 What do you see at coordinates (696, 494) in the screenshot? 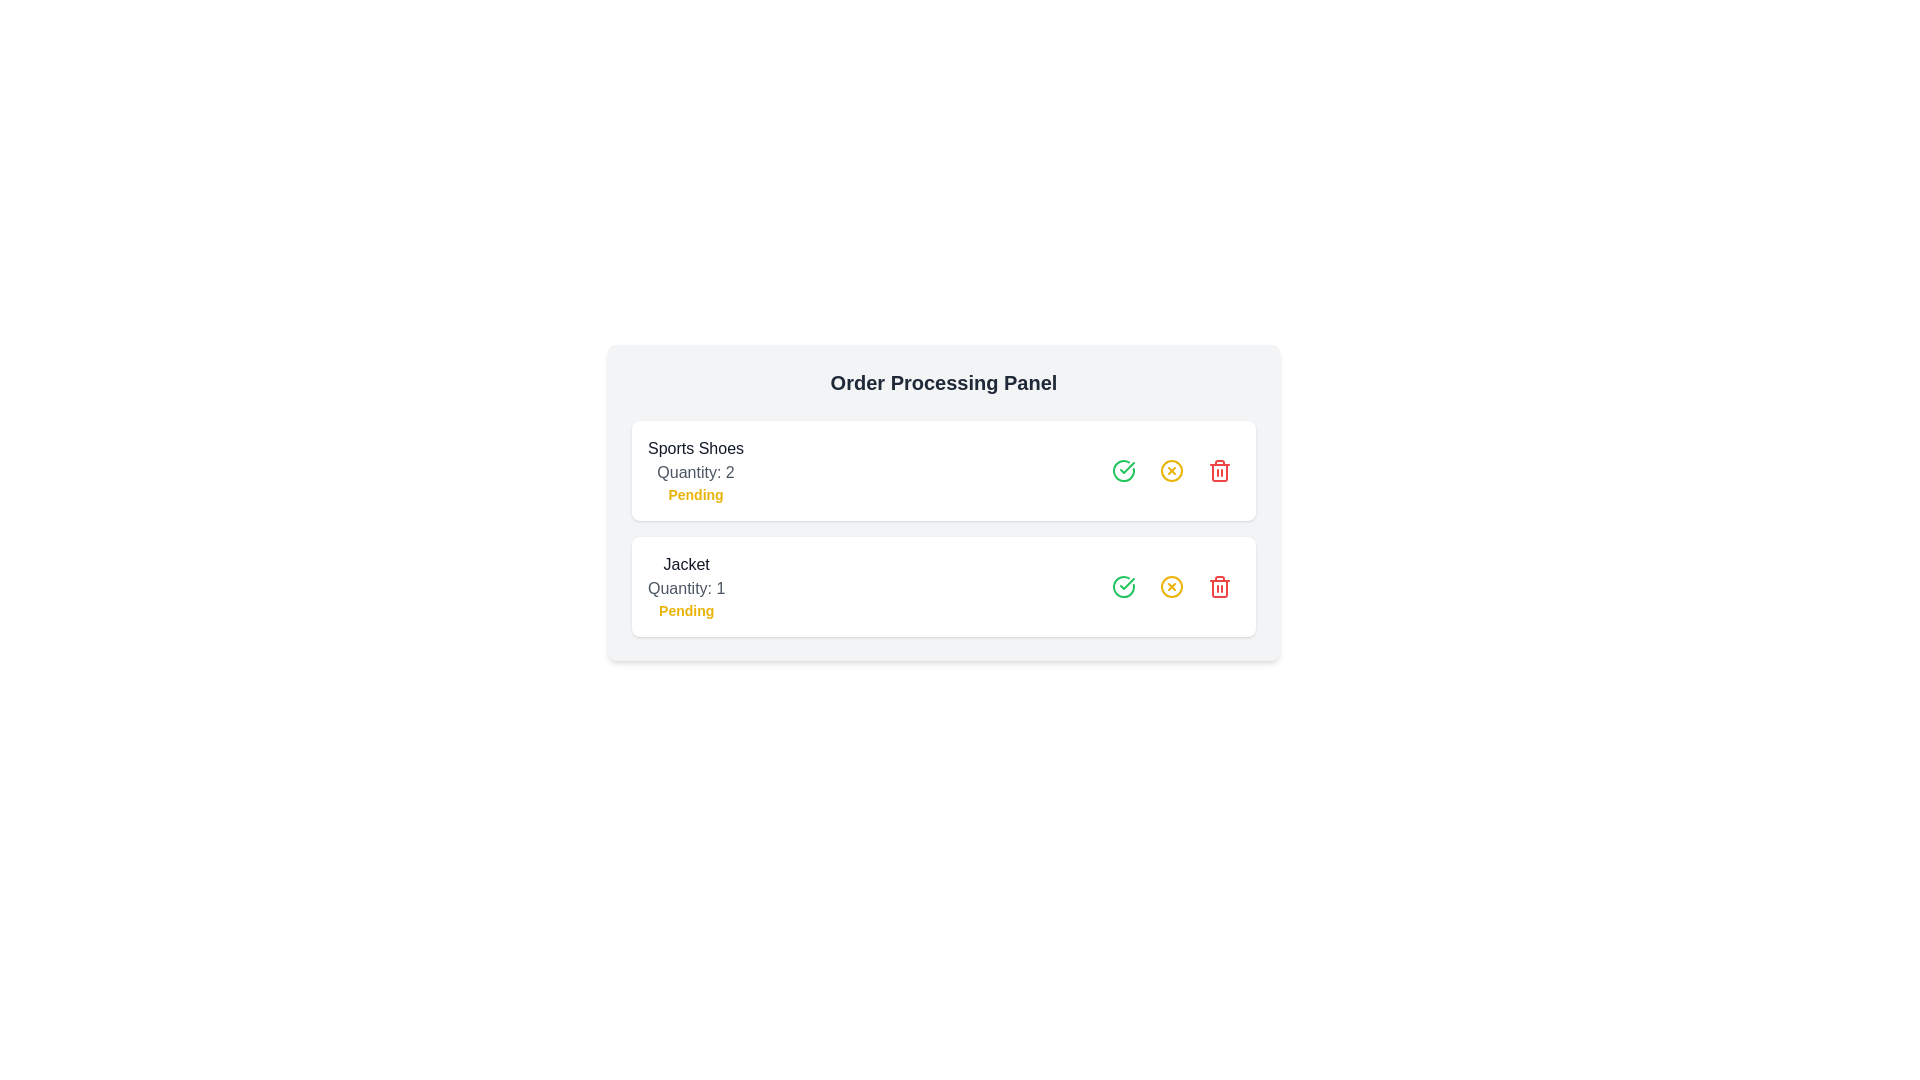
I see `status indicator text 'Pending' located beneath the 'Quantity: 2' text in the 'Sports Shoes' list item` at bounding box center [696, 494].